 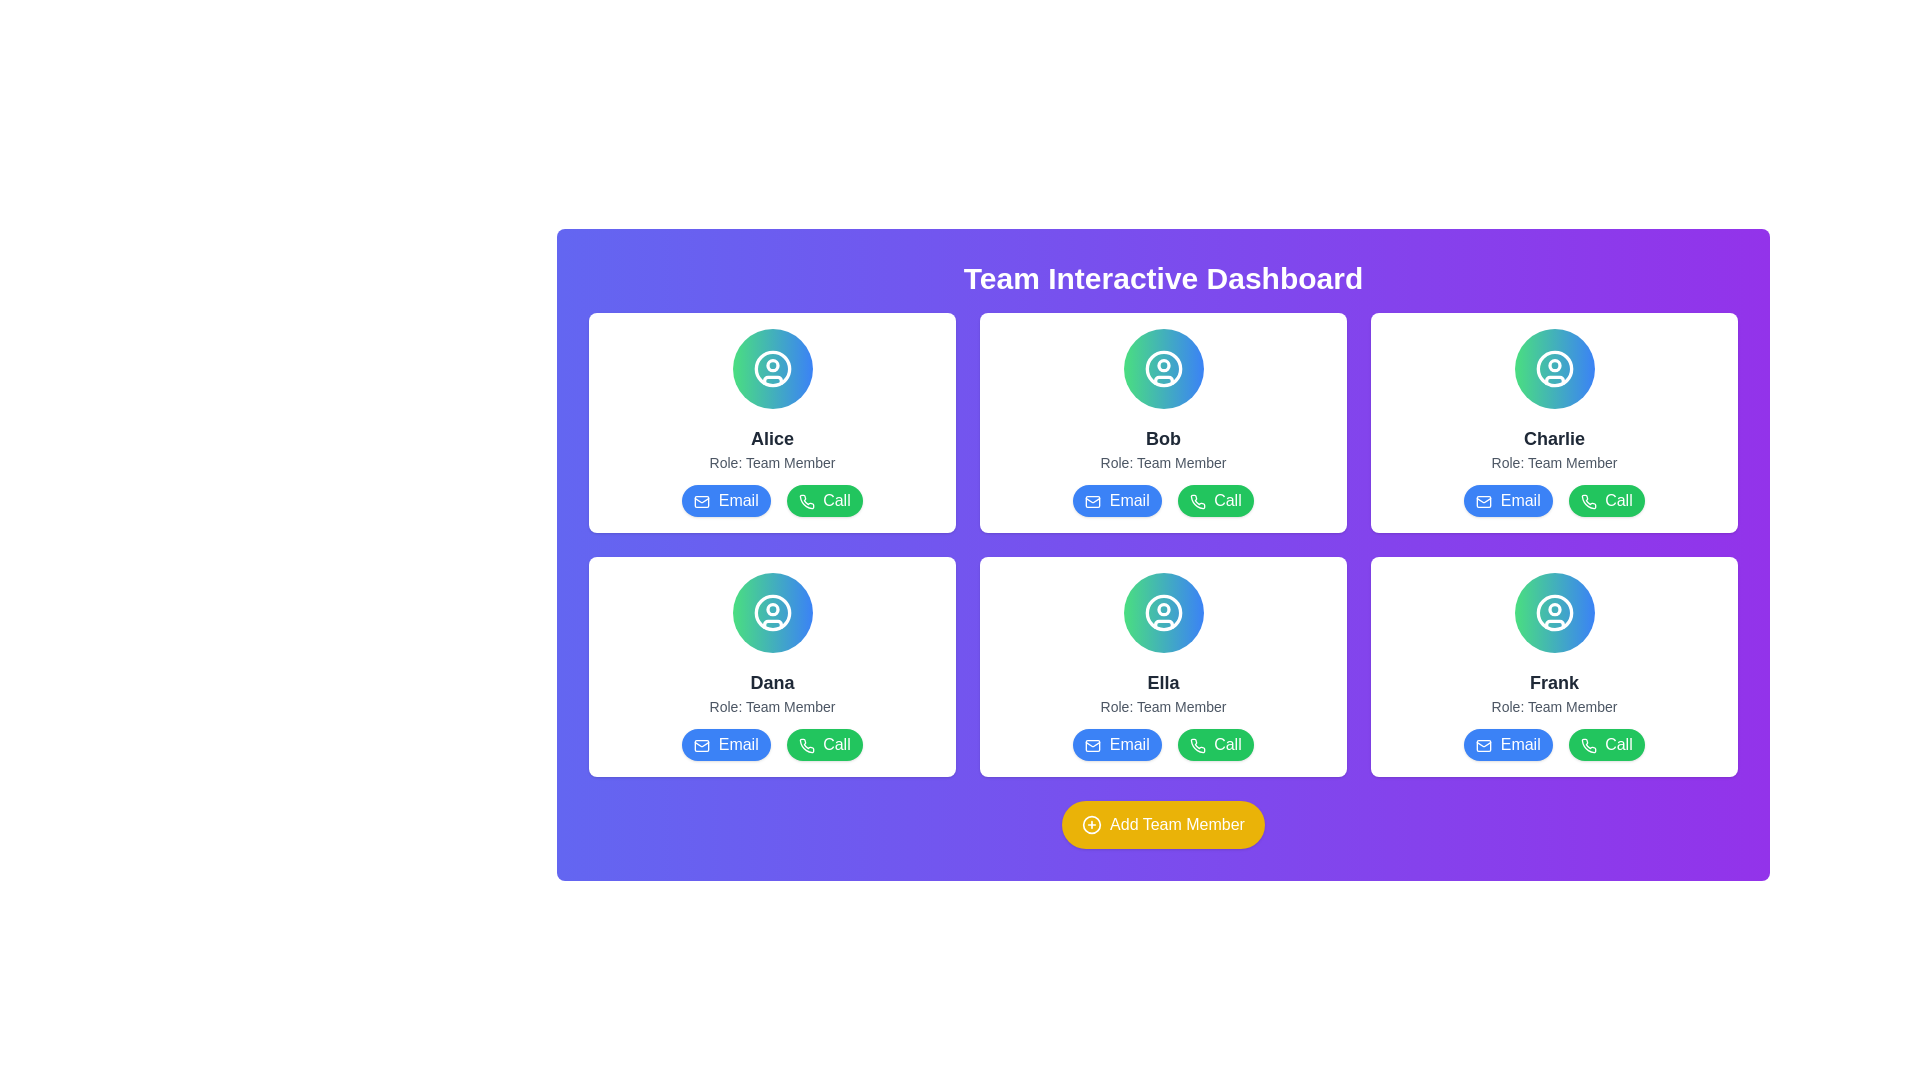 I want to click on the circular icon with a gradient background and a white user icon in the center, located at the top of the card labeled 'Dana' in the grid layout, so click(x=771, y=612).